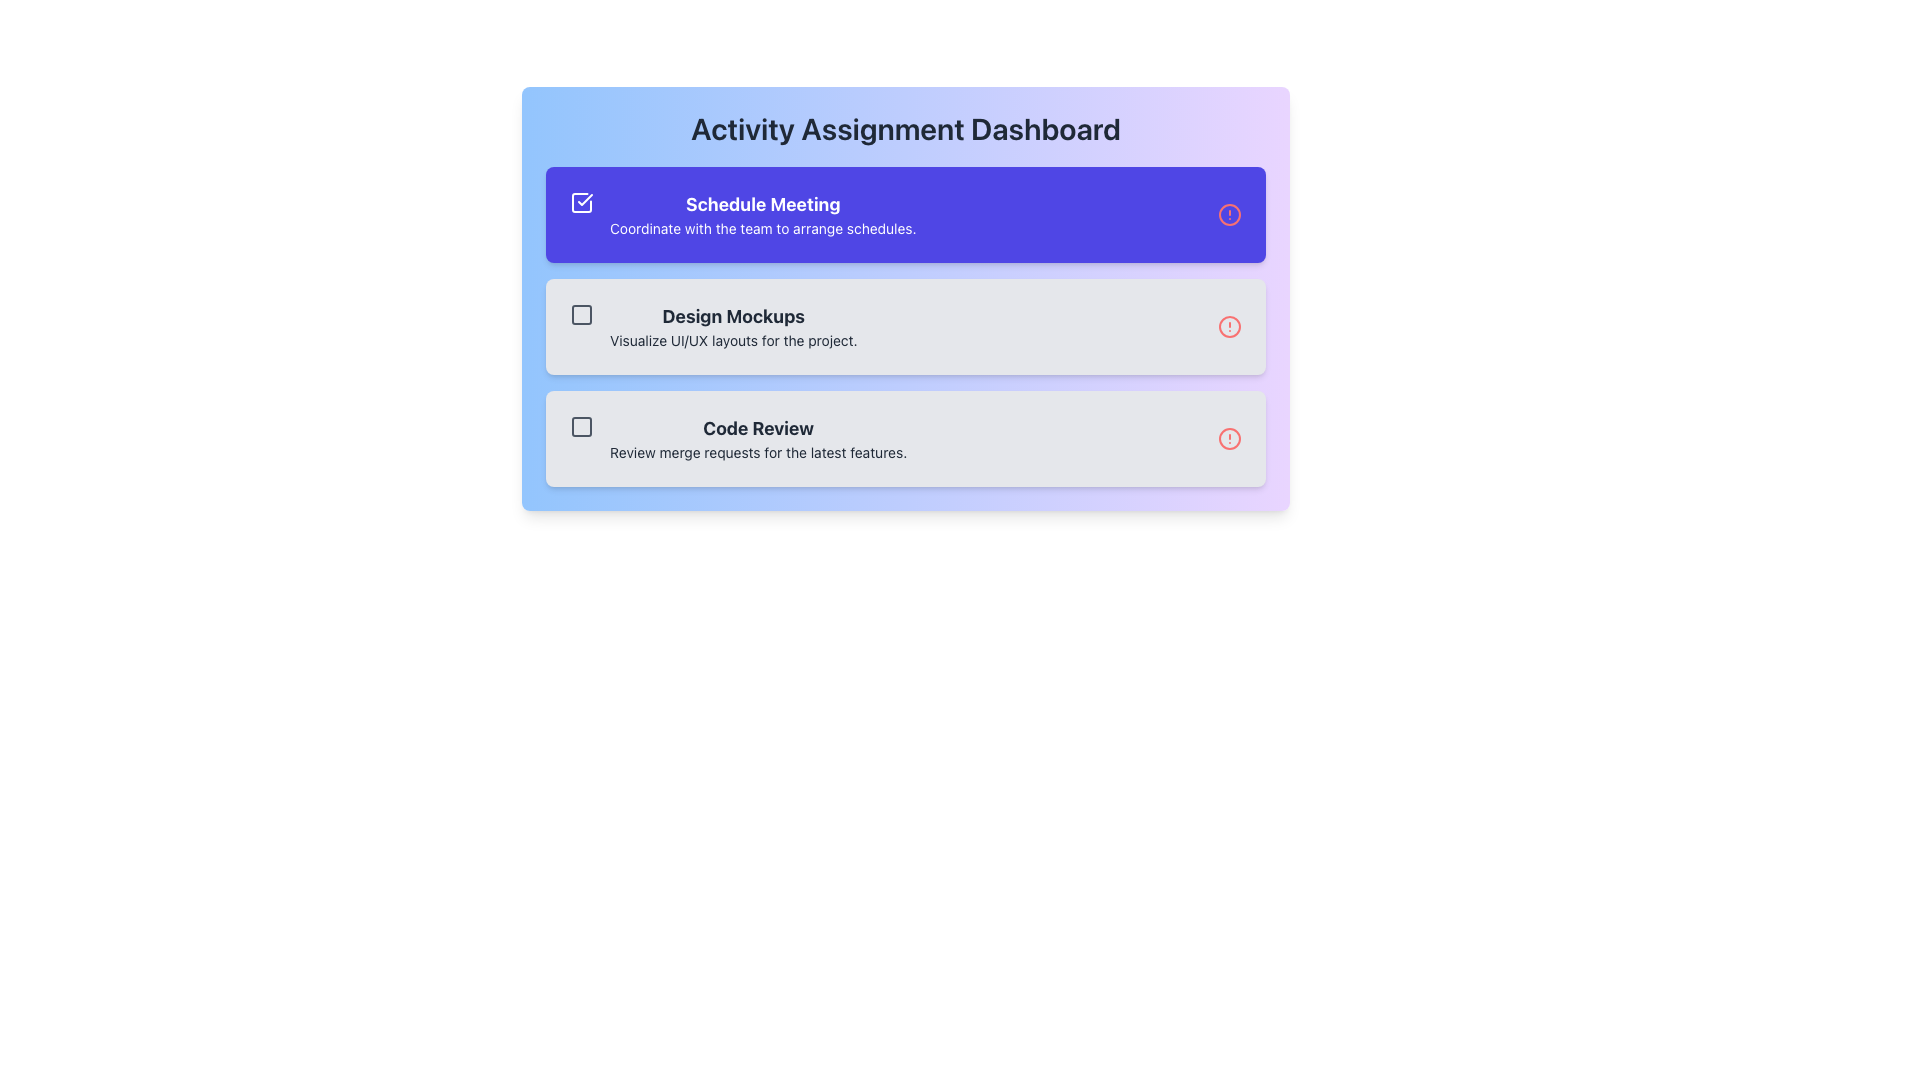  I want to click on the Text Display Panel displaying 'Design Mockups' with the message 'Visualize UI/UX layouts for the project.', so click(713, 326).